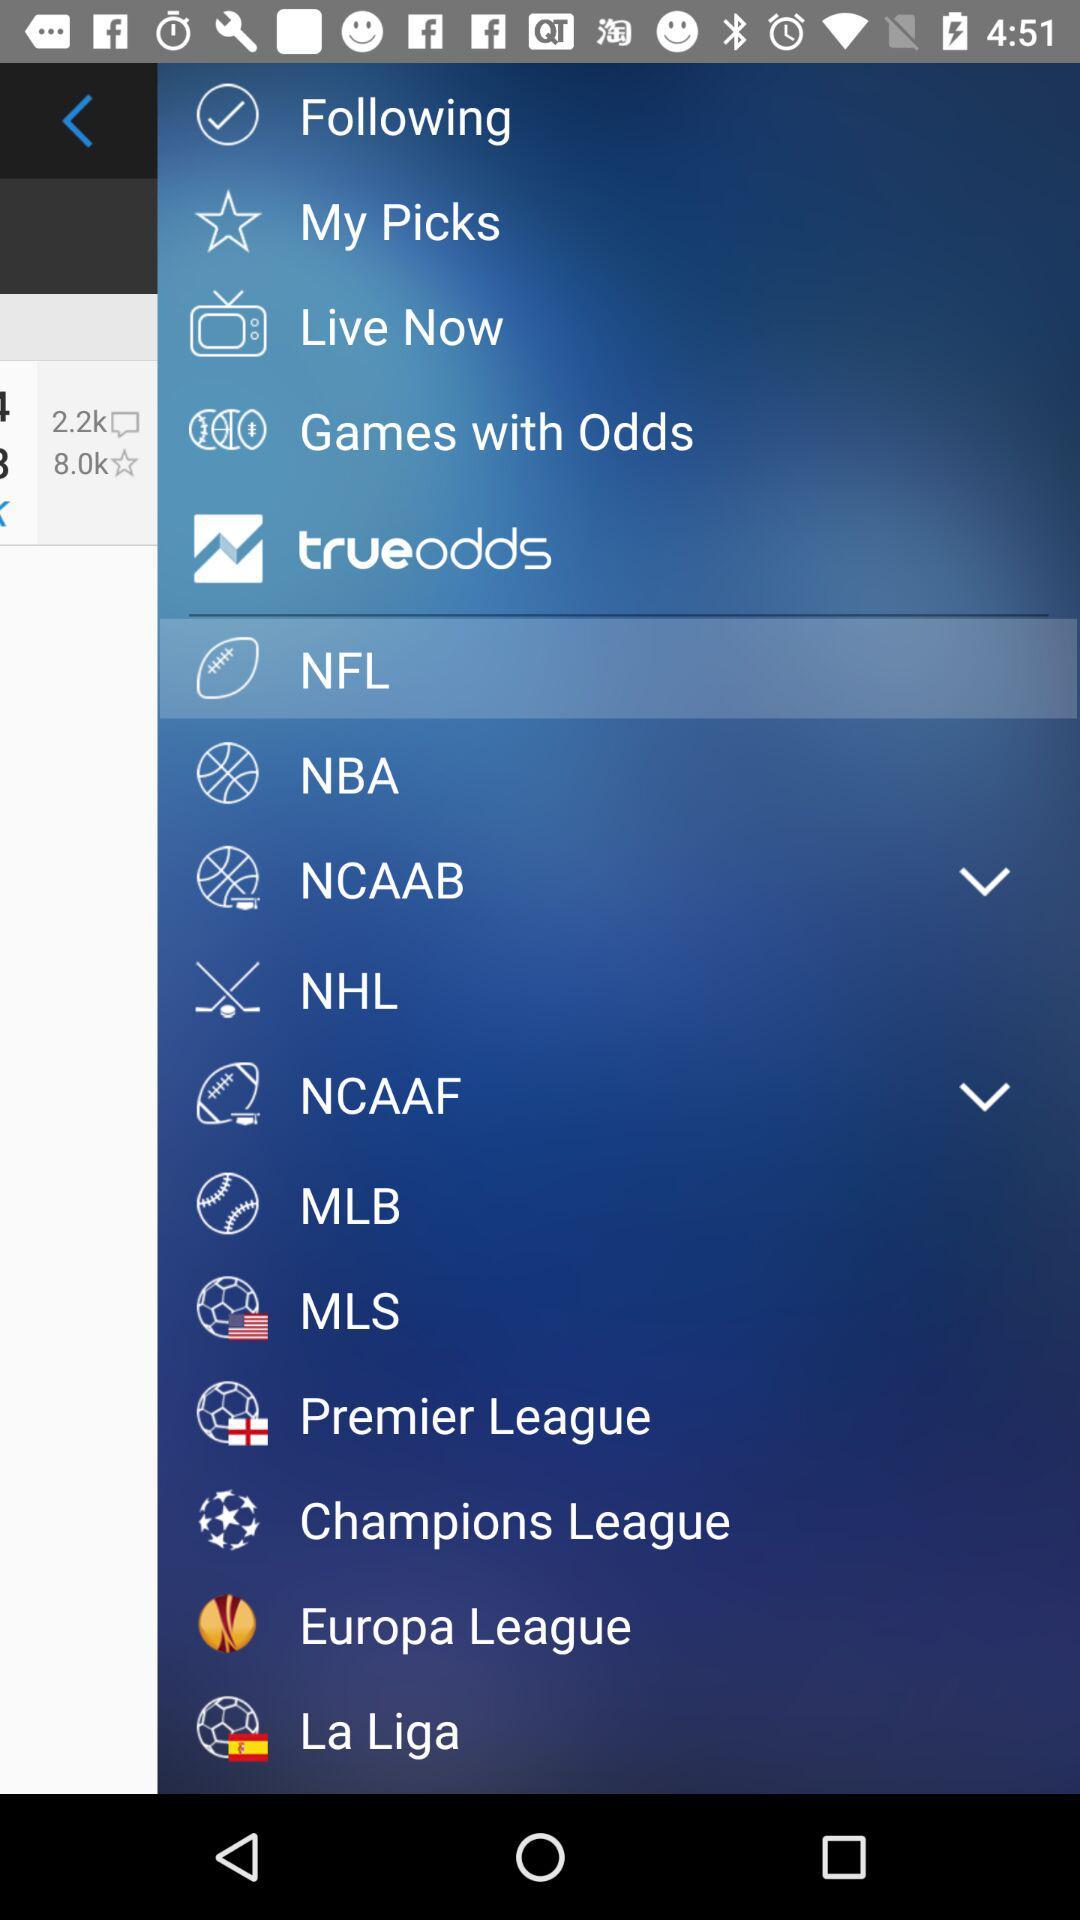  What do you see at coordinates (227, 548) in the screenshot?
I see `item to the right of 2 2k c item` at bounding box center [227, 548].